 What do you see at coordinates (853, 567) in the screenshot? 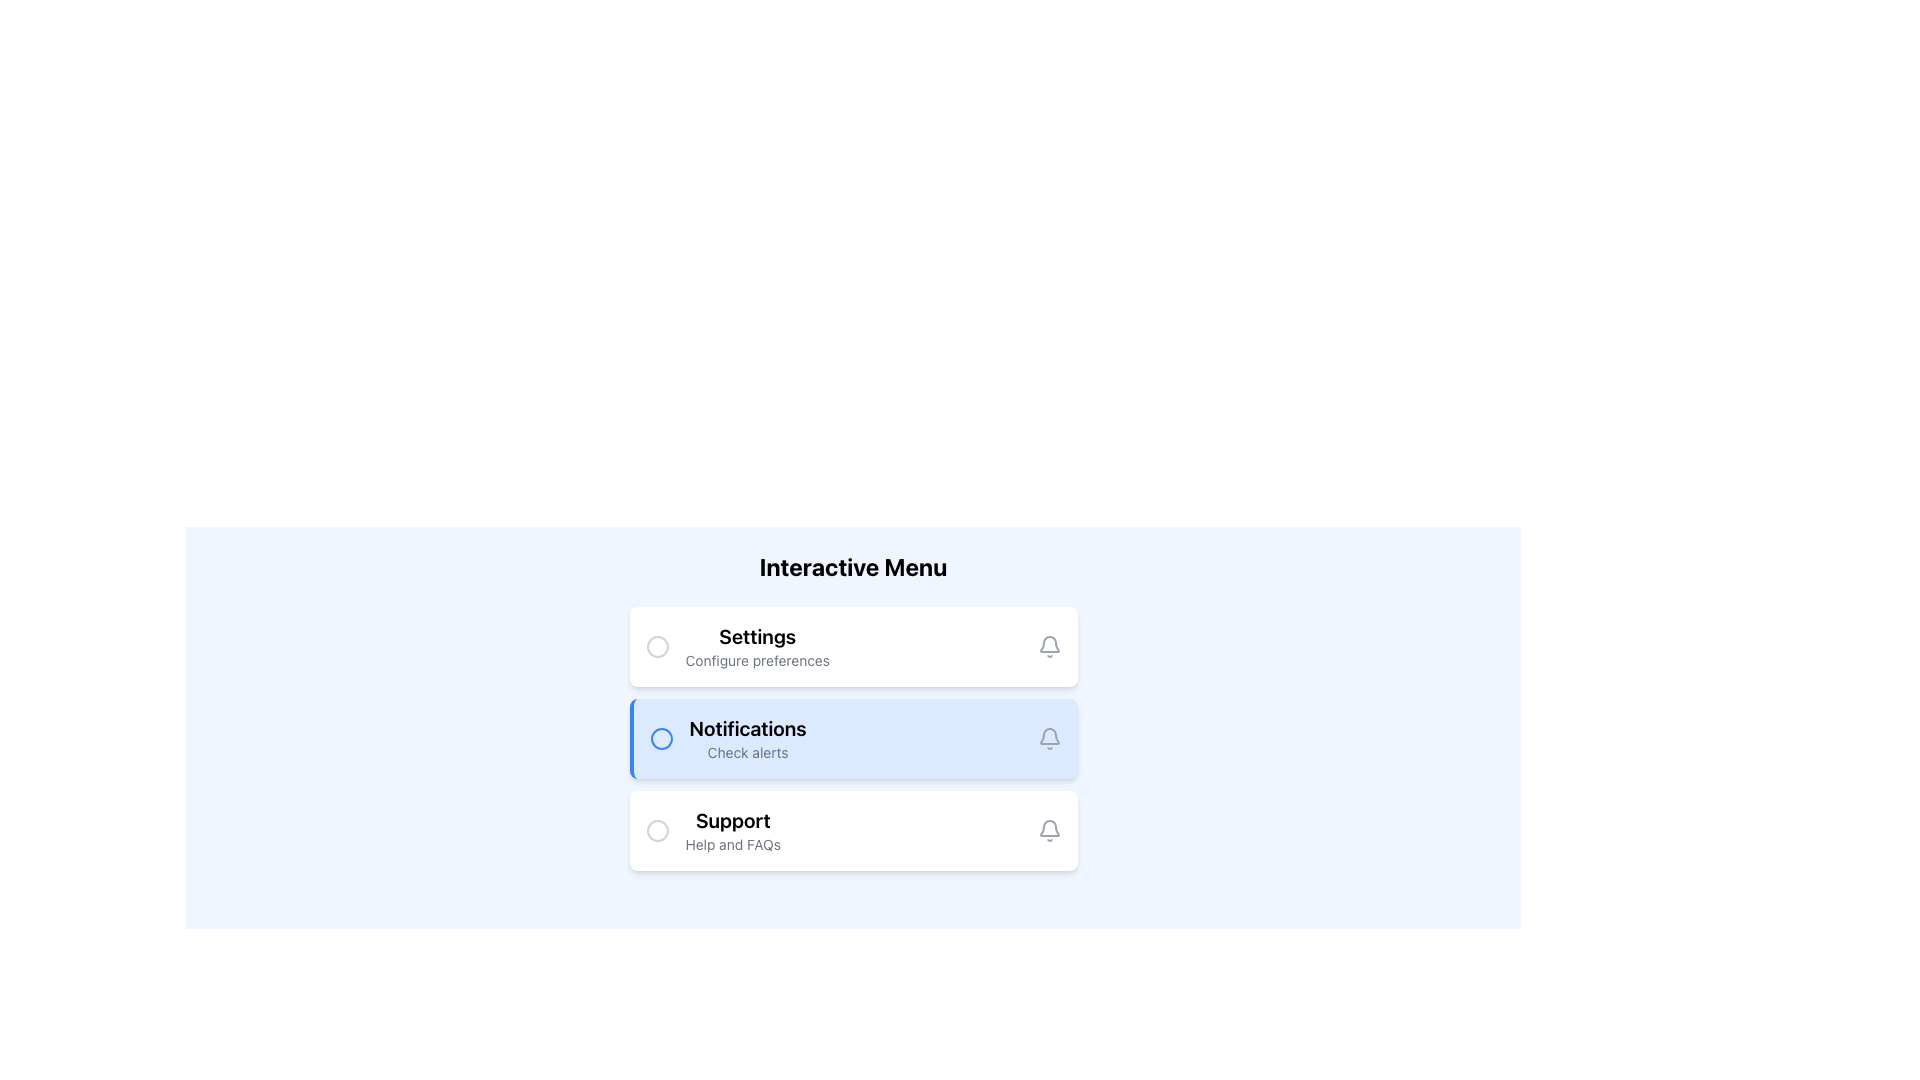
I see `bold text 'Interactive Menu' which is prominently displayed at the top of the menu section` at bounding box center [853, 567].